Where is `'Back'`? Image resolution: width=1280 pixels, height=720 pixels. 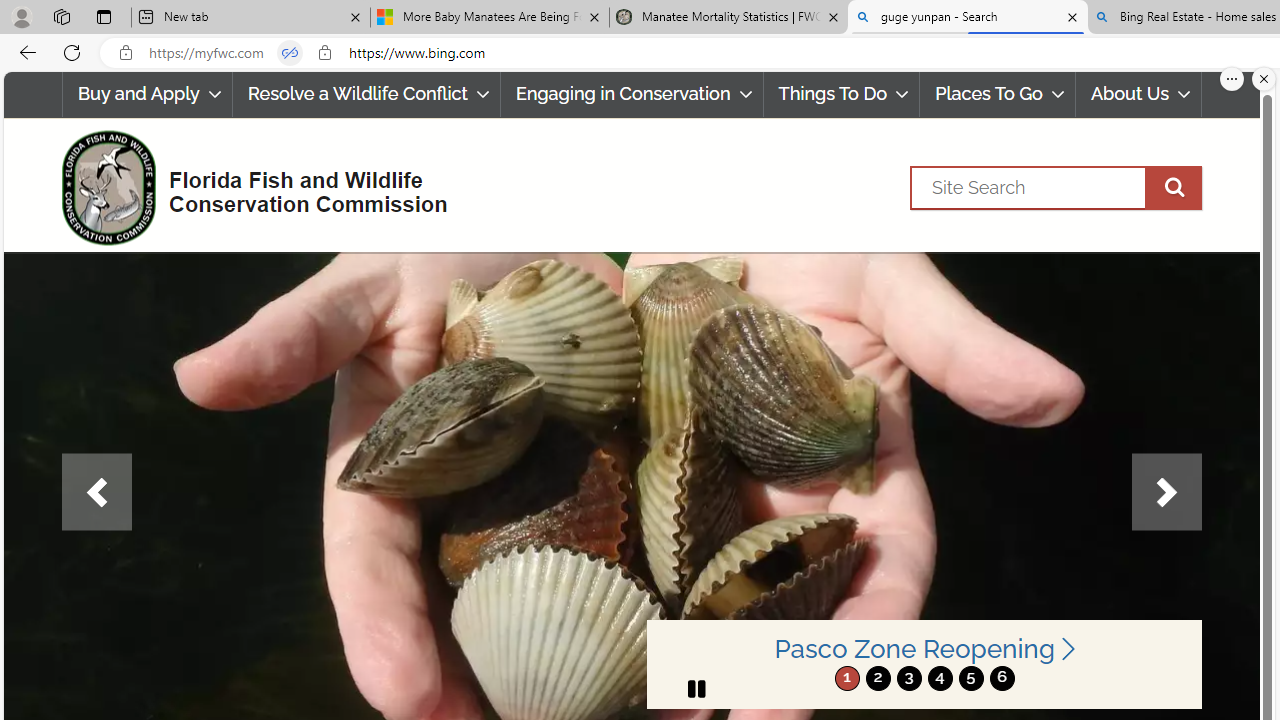 'Back' is located at coordinates (24, 51).